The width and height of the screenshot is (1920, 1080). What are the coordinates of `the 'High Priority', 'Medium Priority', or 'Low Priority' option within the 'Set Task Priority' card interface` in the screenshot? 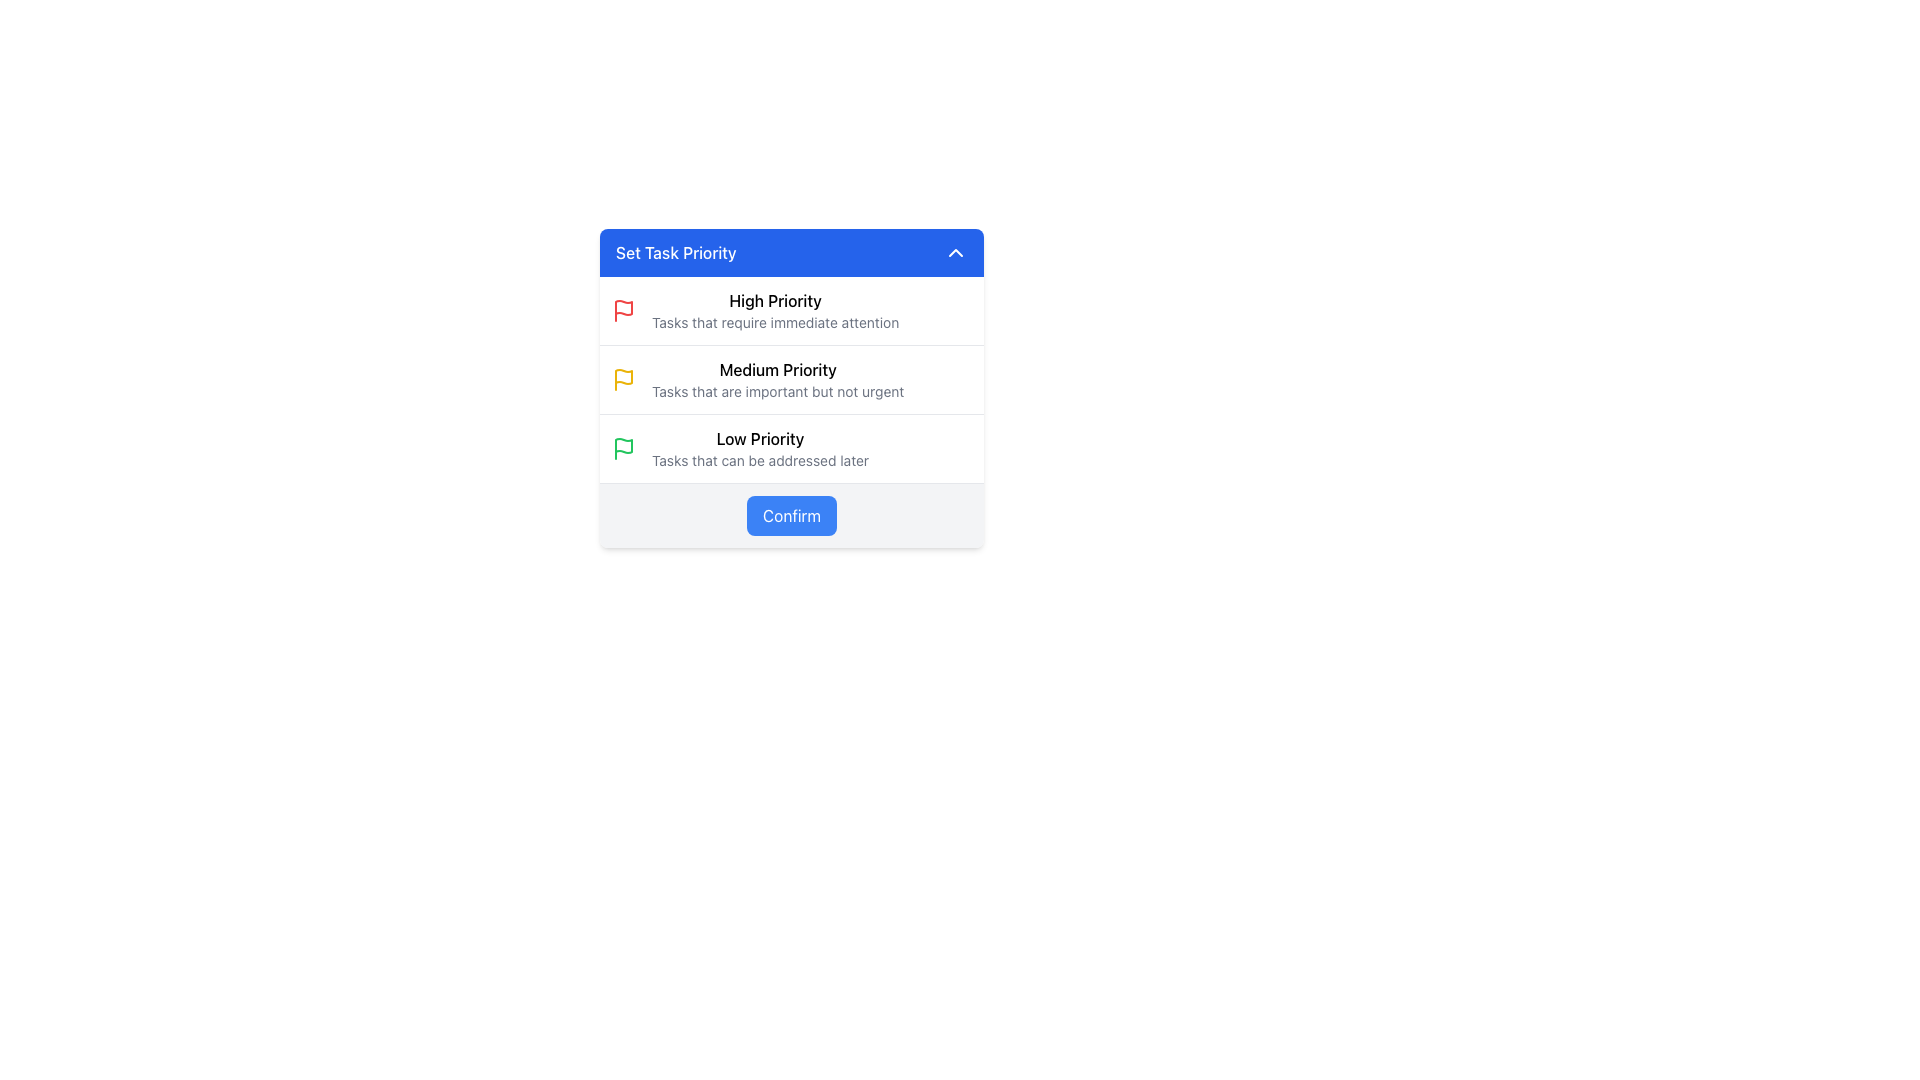 It's located at (791, 388).